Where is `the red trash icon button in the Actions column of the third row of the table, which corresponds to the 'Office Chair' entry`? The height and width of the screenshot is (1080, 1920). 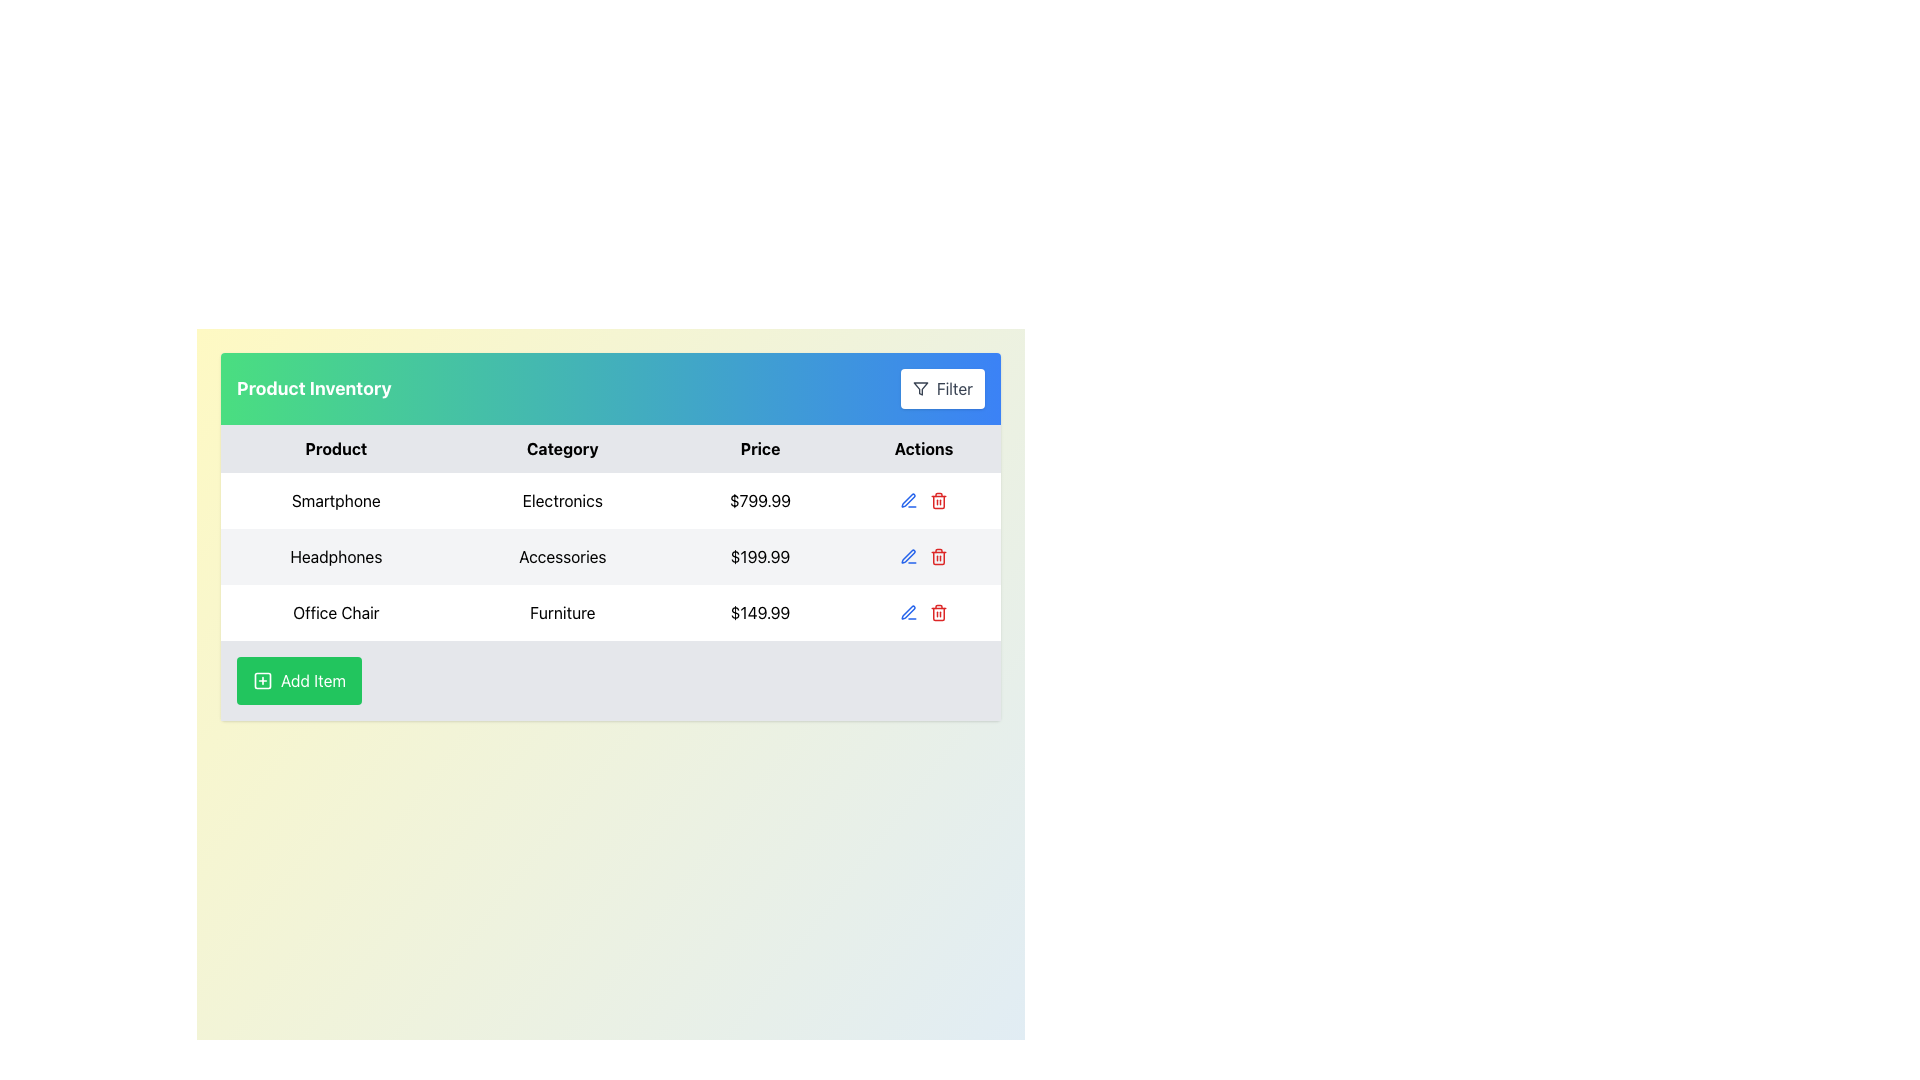 the red trash icon button in the Actions column of the third row of the table, which corresponds to the 'Office Chair' entry is located at coordinates (938, 612).